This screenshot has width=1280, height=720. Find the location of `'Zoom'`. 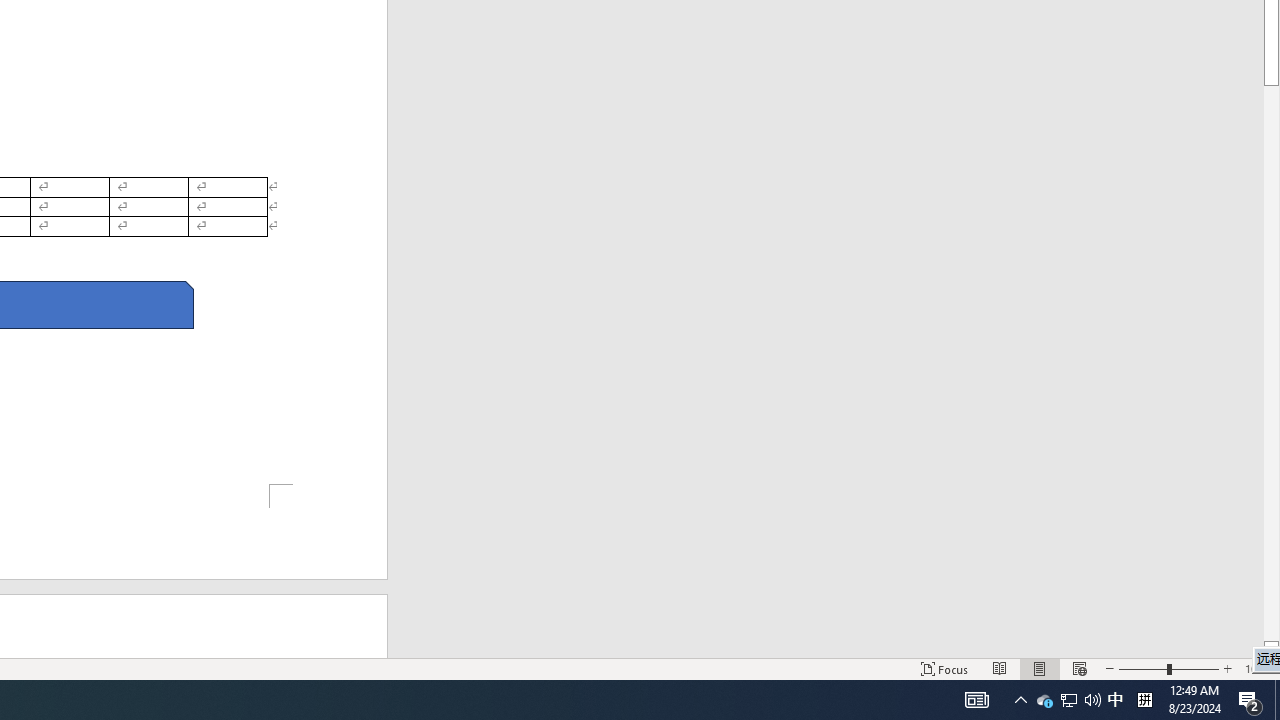

'Zoom' is located at coordinates (1168, 669).